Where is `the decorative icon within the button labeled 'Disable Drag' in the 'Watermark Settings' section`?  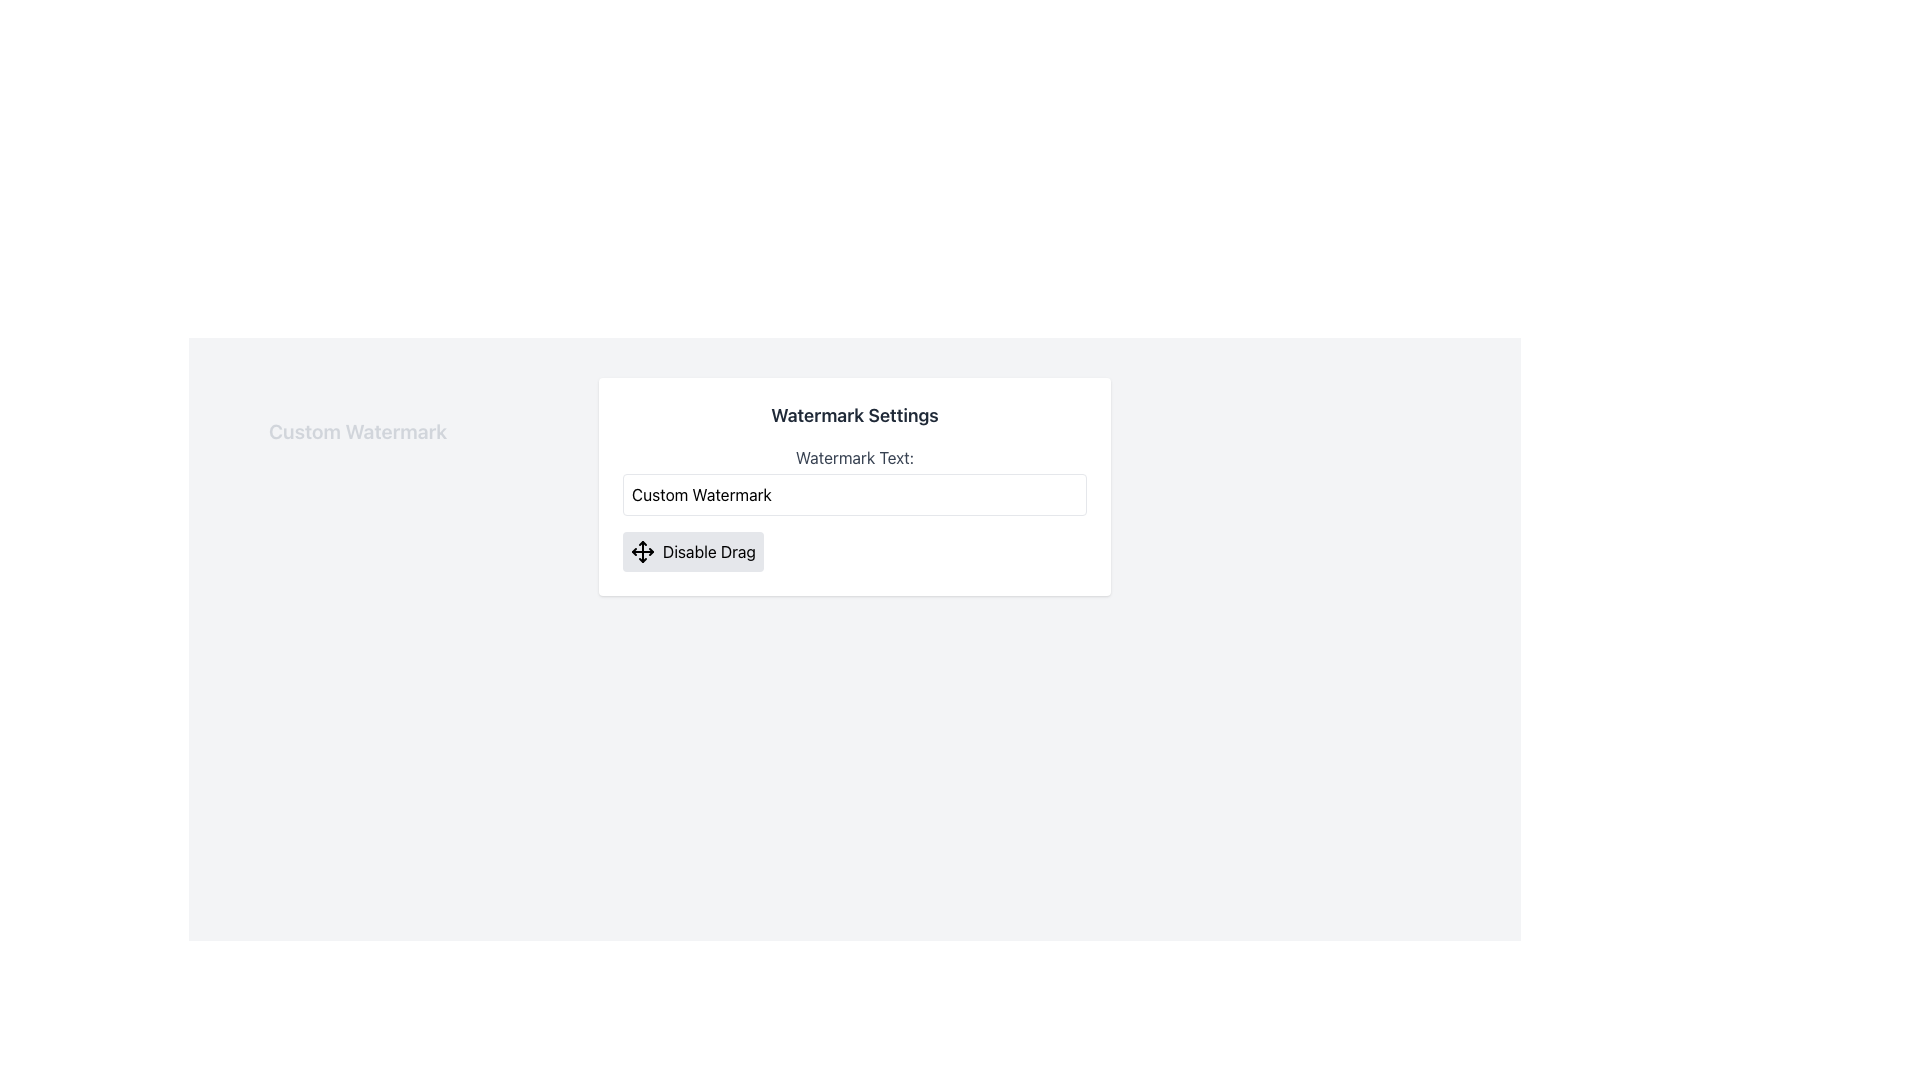
the decorative icon within the button labeled 'Disable Drag' in the 'Watermark Settings' section is located at coordinates (643, 551).